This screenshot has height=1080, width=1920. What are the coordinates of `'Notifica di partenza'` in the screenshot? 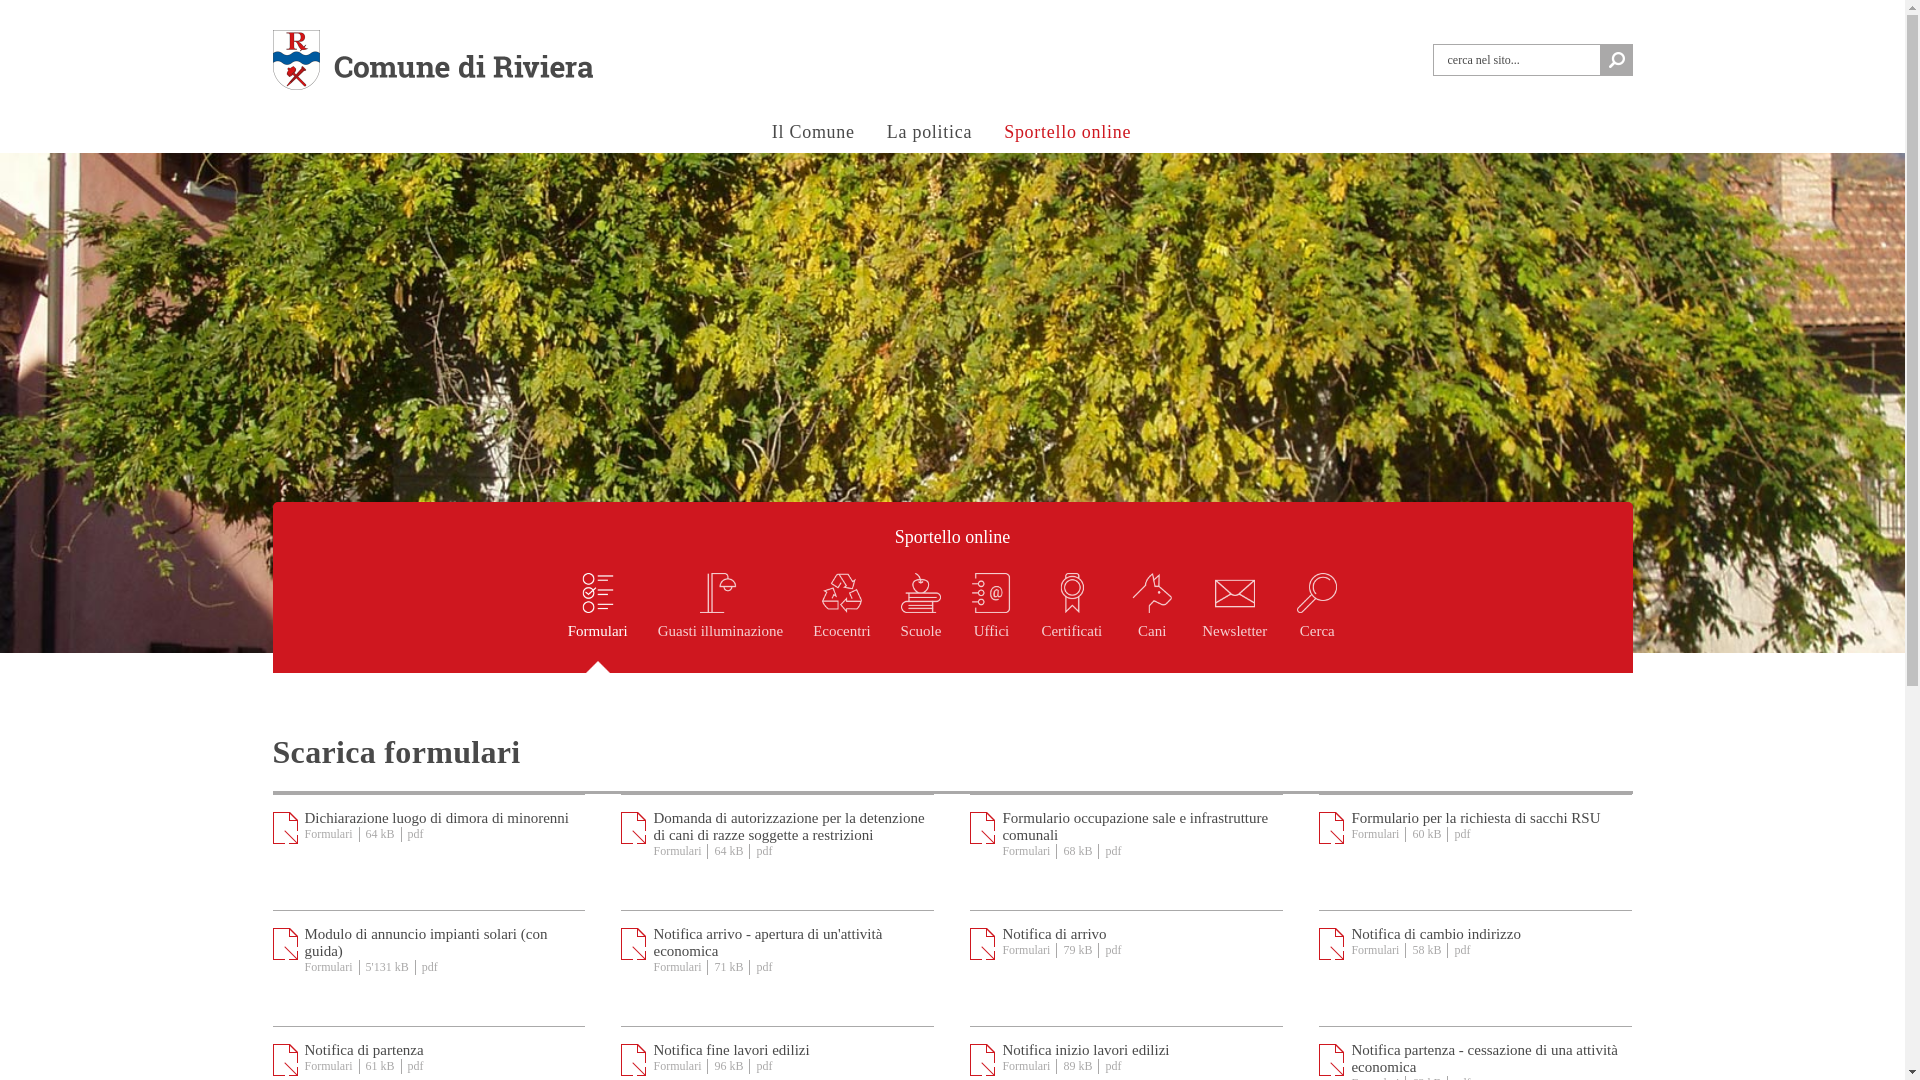 It's located at (363, 1048).